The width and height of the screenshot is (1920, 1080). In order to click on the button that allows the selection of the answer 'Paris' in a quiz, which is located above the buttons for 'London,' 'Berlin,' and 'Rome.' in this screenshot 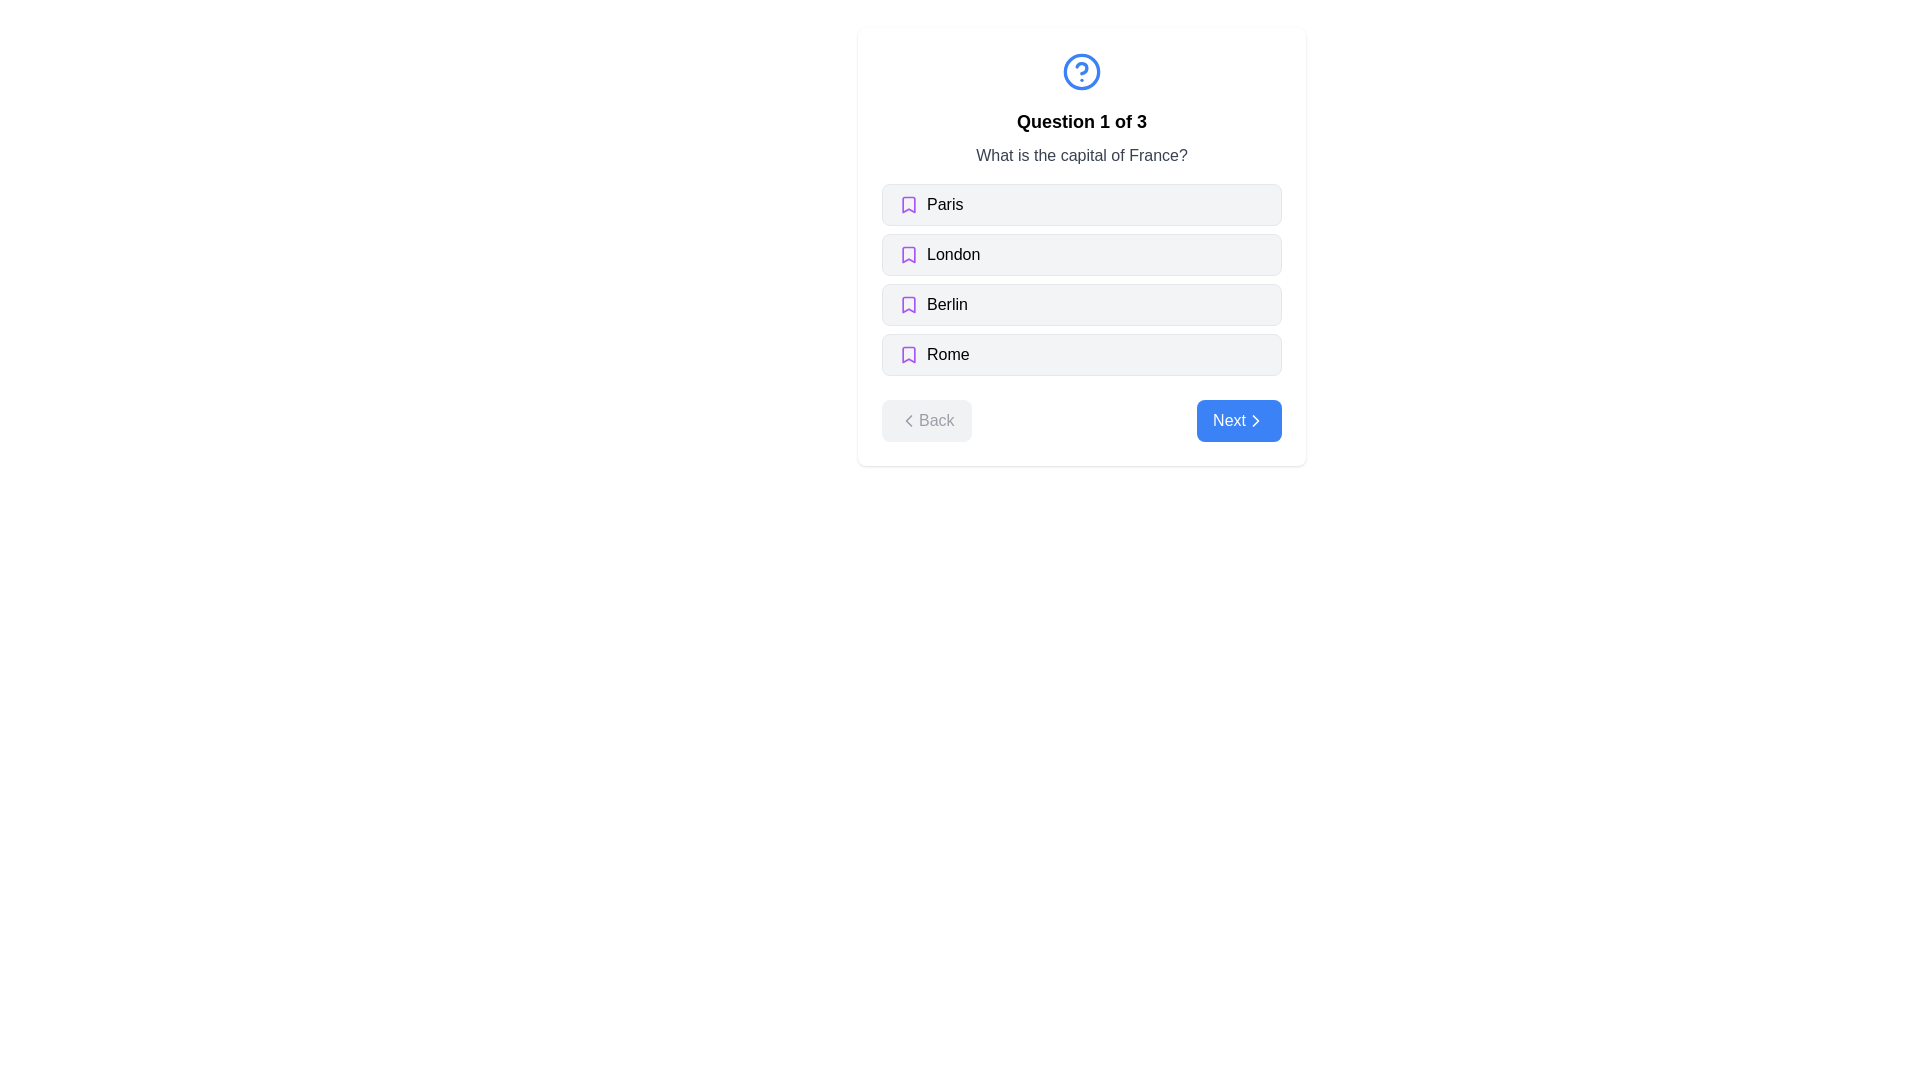, I will do `click(1080, 204)`.